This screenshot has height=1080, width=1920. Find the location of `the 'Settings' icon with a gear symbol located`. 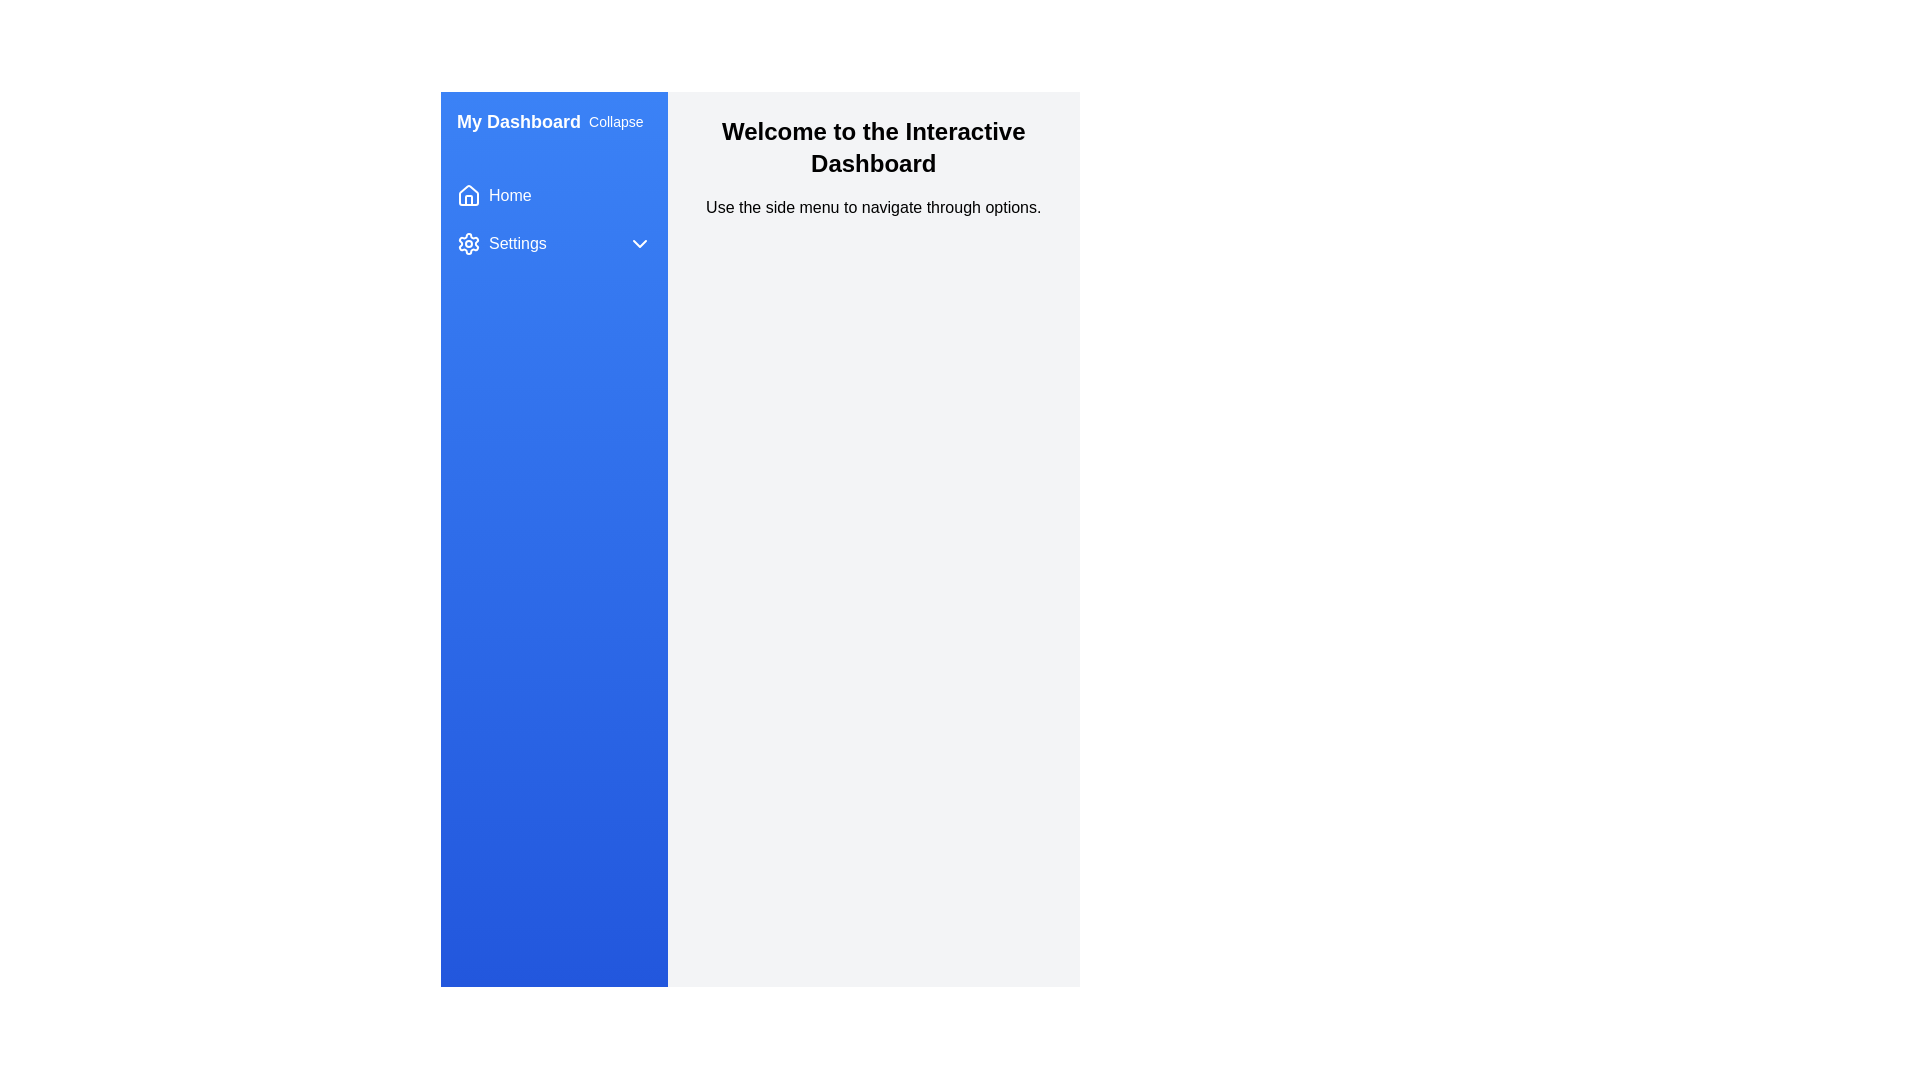

the 'Settings' icon with a gear symbol located is located at coordinates (501, 242).